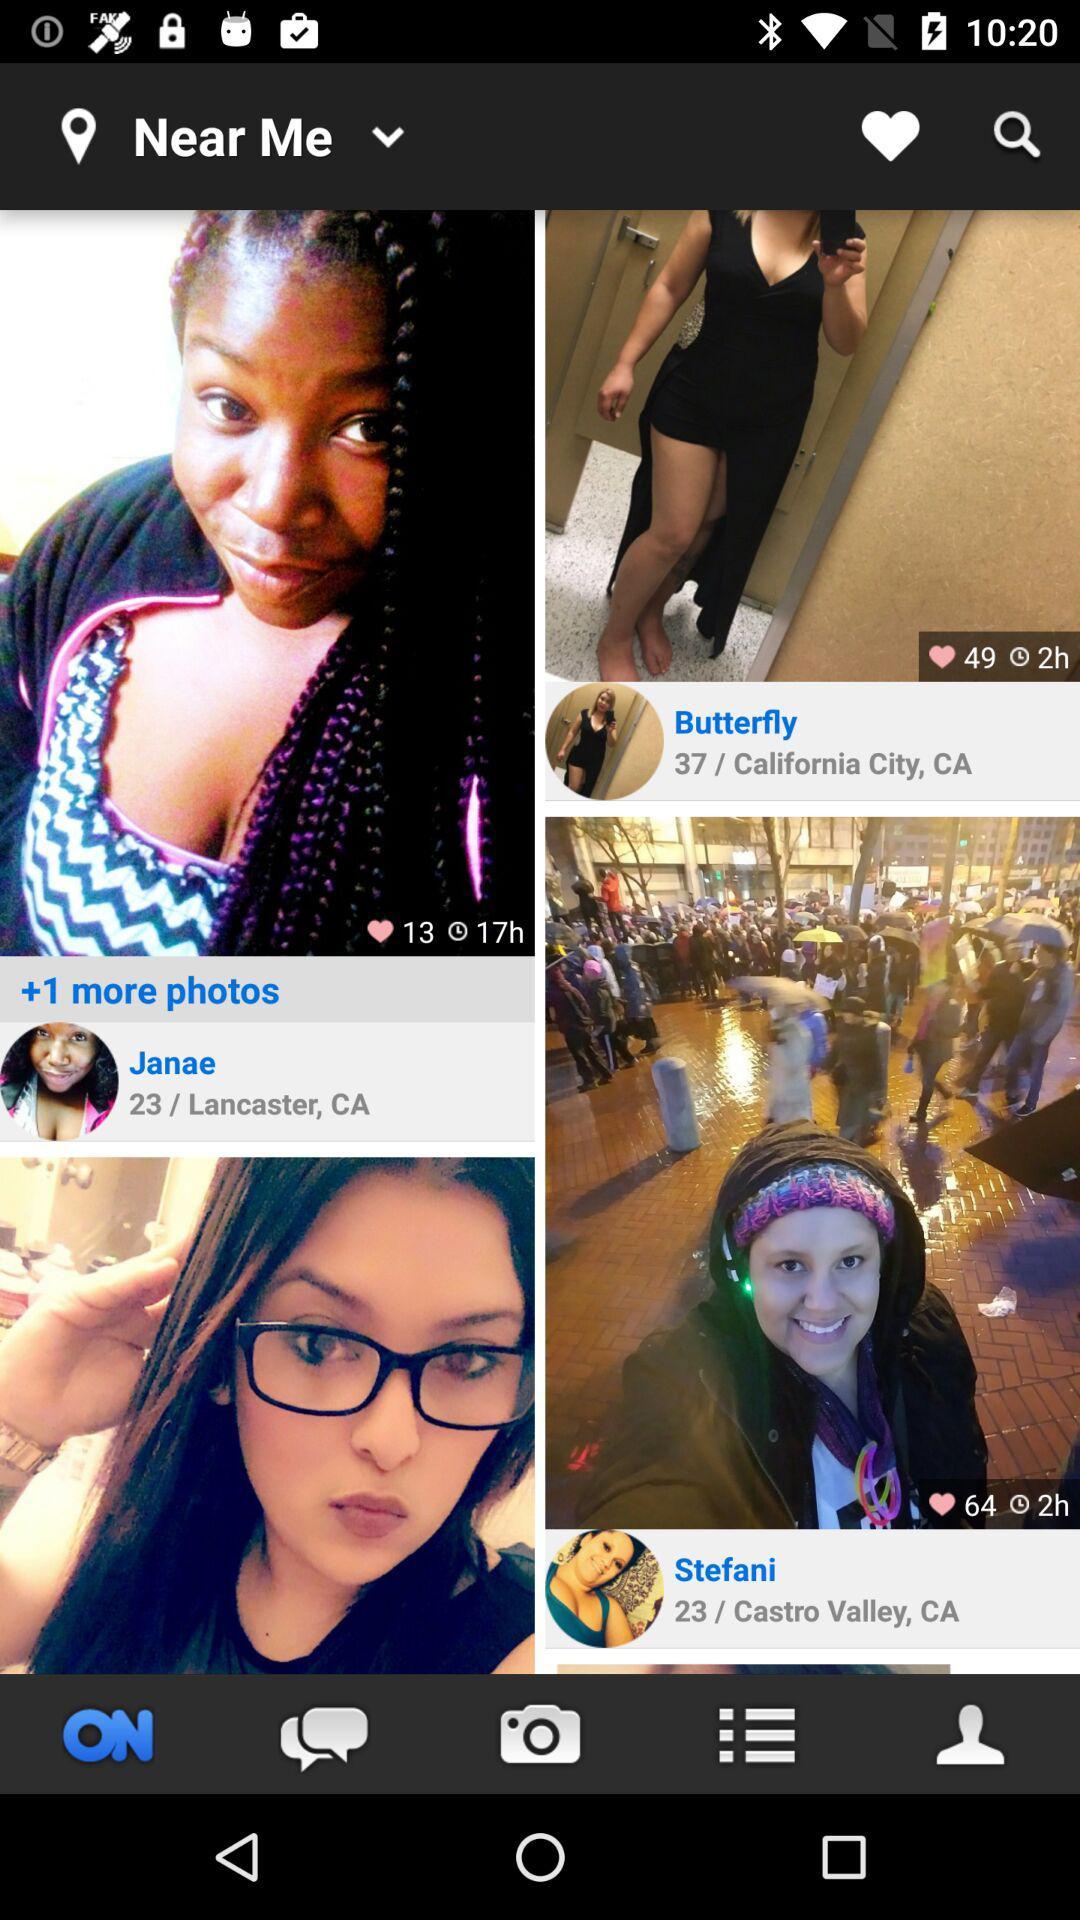  What do you see at coordinates (540, 1733) in the screenshot?
I see `take picture` at bounding box center [540, 1733].